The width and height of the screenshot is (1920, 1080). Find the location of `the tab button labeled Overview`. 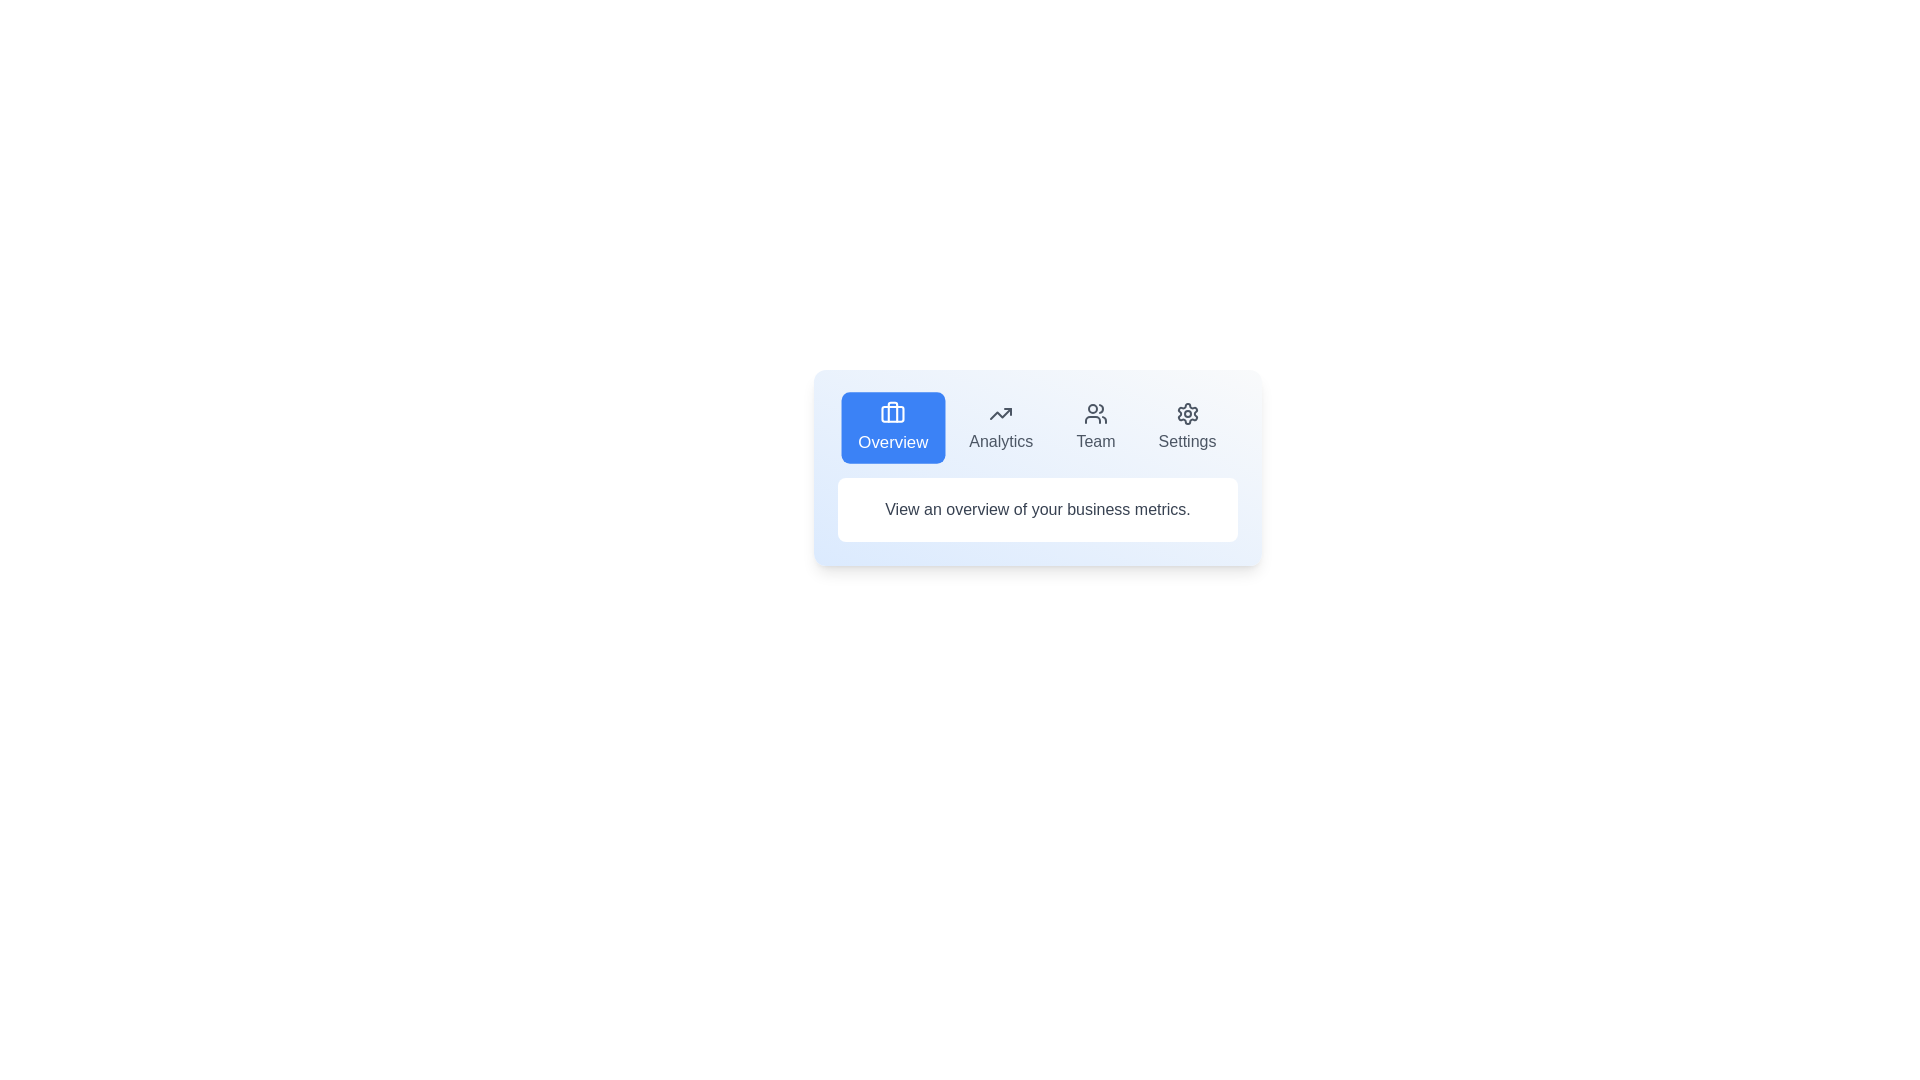

the tab button labeled Overview is located at coordinates (891, 427).